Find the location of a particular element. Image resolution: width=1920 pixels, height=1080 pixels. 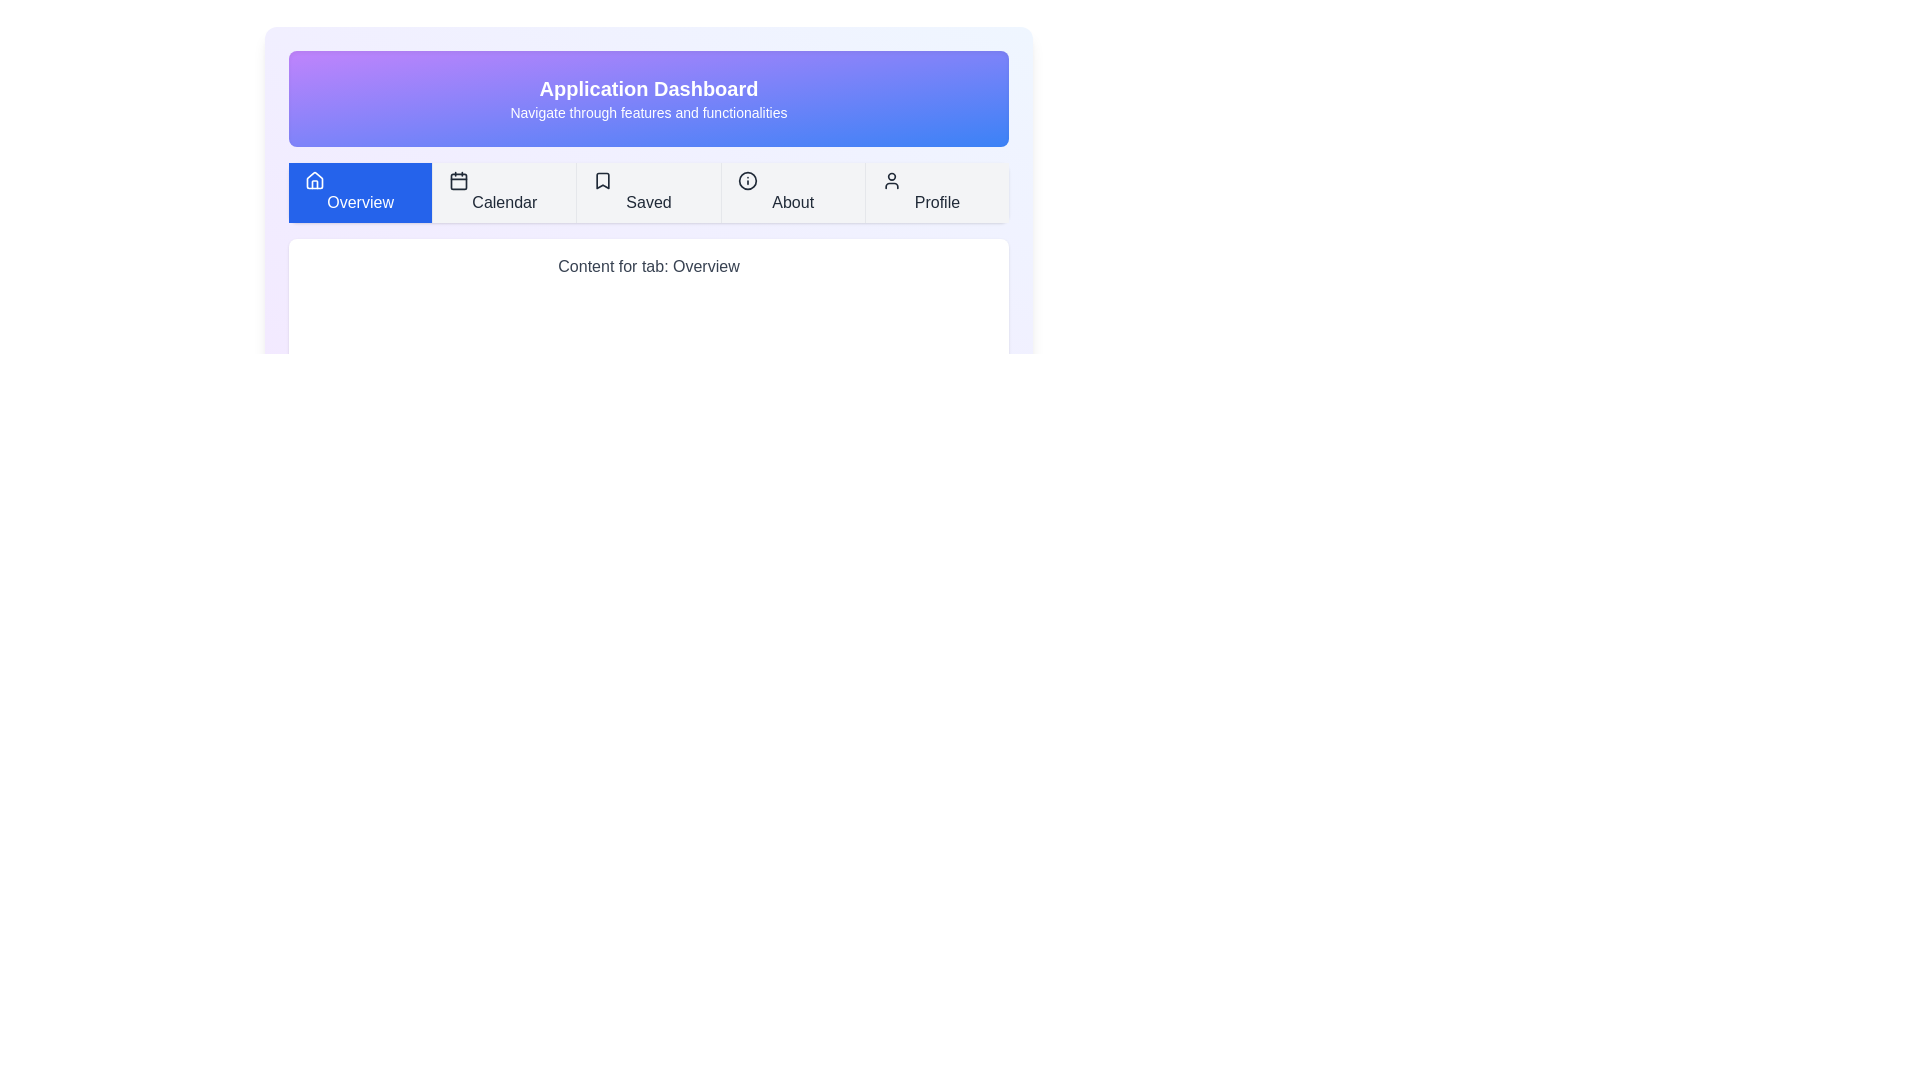

the small outline icon of a house in the 'Overview' tab section of the navigation bar, which is styled in white against a blue background is located at coordinates (314, 181).